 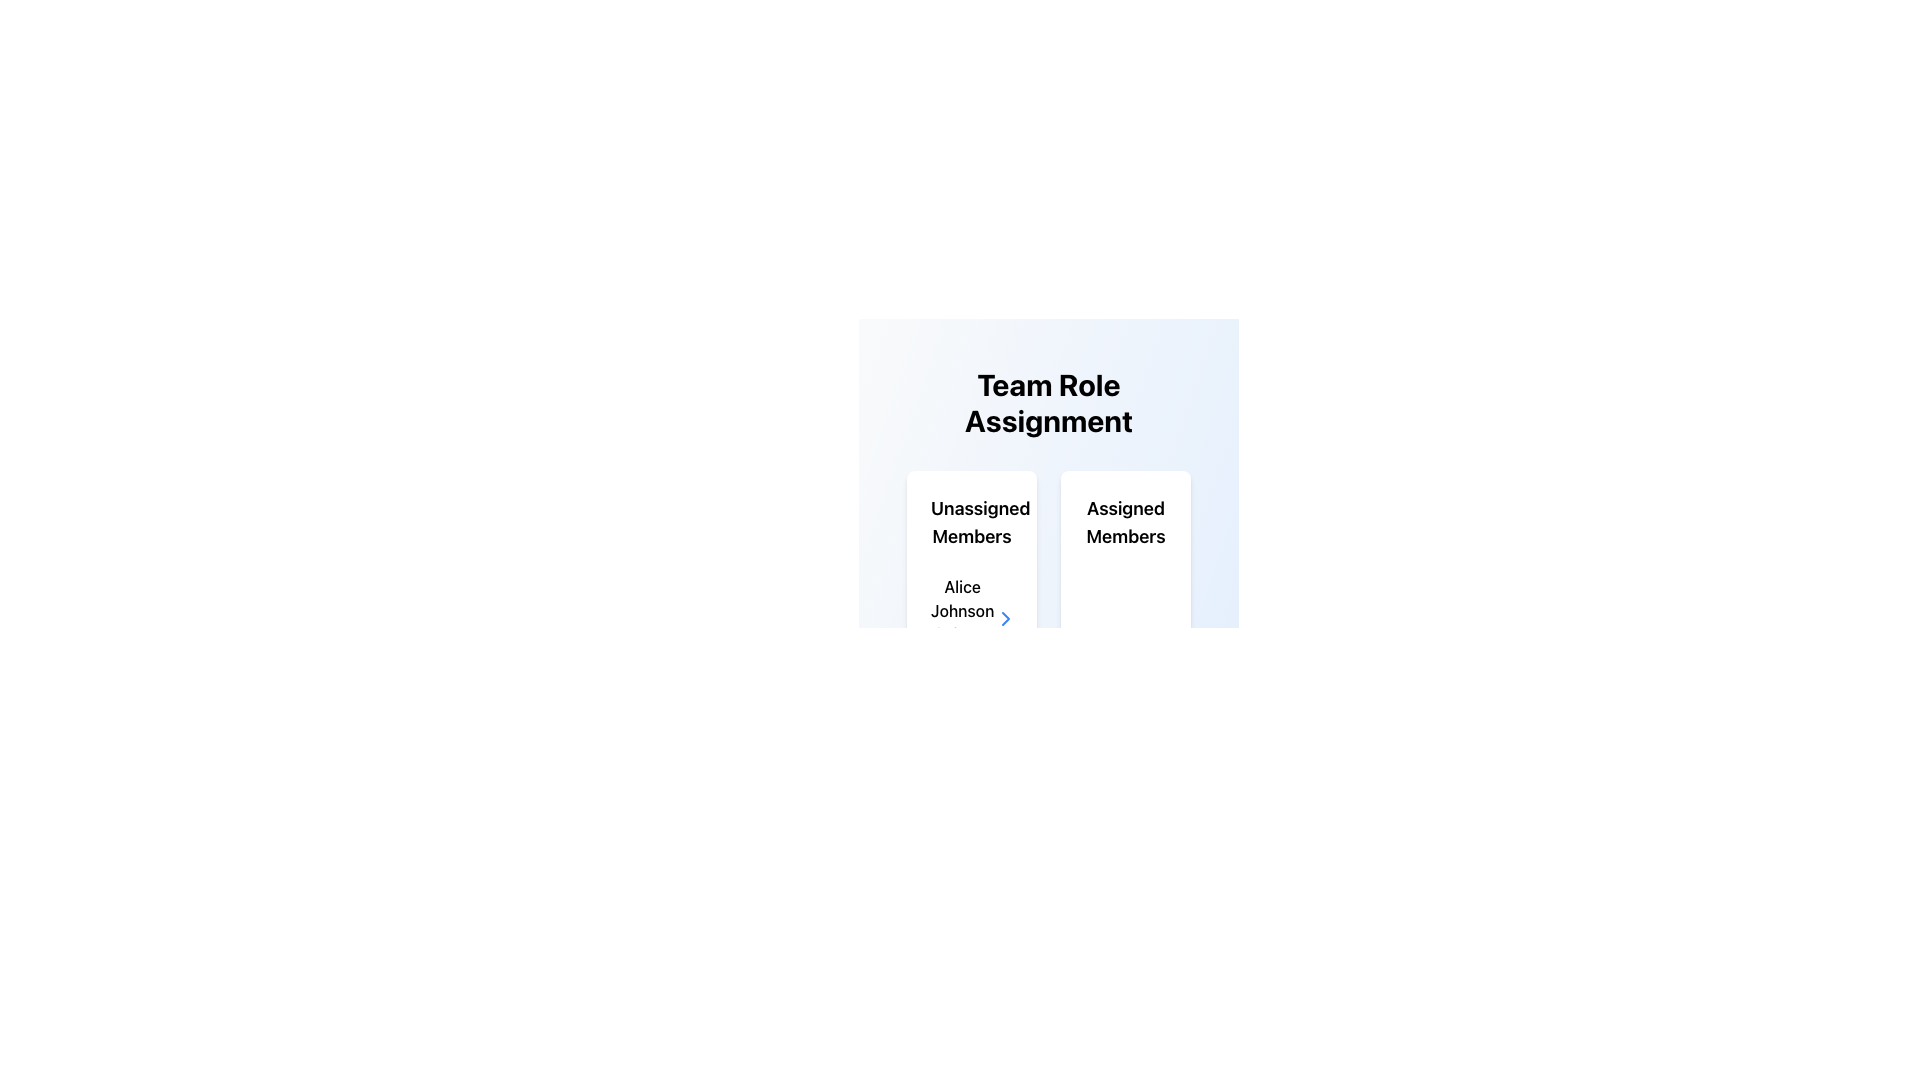 I want to click on the chevron icon located at the end of the line containing 'Alice Johnson Software Engineer', so click(x=1006, y=617).